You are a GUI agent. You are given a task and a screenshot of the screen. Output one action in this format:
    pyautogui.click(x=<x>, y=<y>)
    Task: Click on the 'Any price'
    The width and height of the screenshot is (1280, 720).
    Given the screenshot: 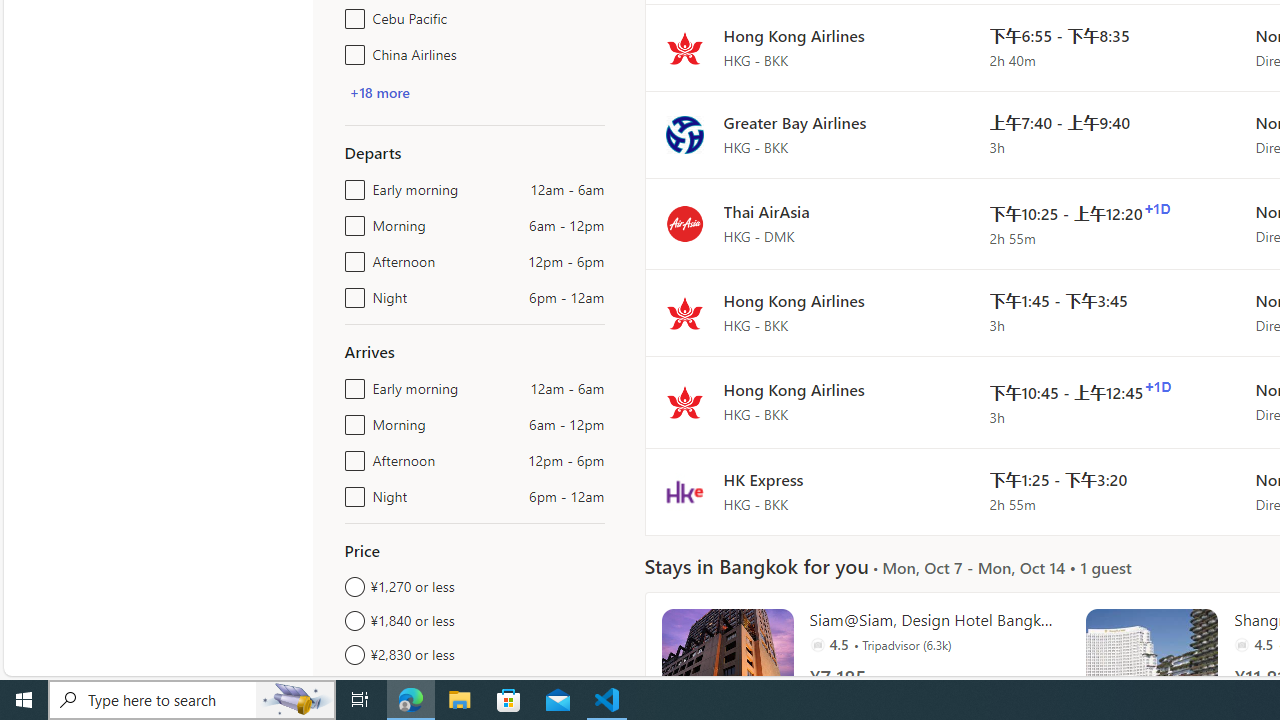 What is the action you would take?
    pyautogui.click(x=473, y=687)
    